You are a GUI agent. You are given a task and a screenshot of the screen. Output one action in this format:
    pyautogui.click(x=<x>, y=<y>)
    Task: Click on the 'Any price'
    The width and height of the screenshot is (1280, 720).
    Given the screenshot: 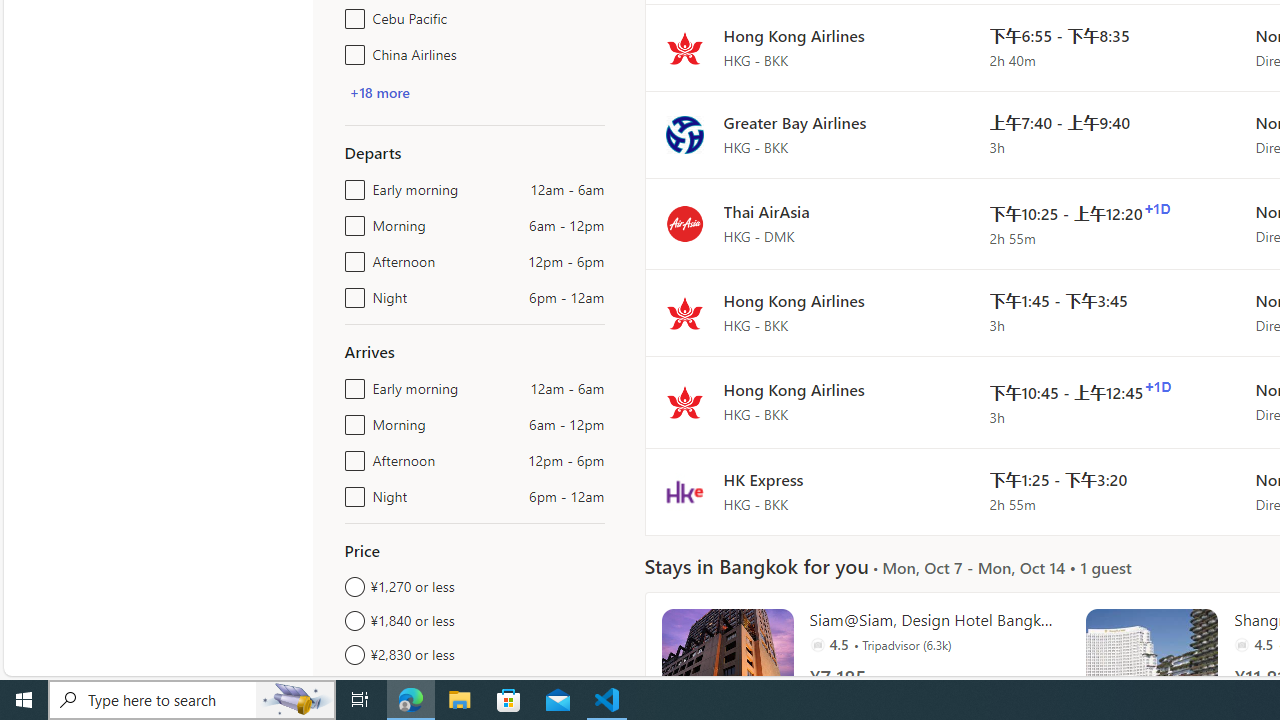 What is the action you would take?
    pyautogui.click(x=473, y=687)
    